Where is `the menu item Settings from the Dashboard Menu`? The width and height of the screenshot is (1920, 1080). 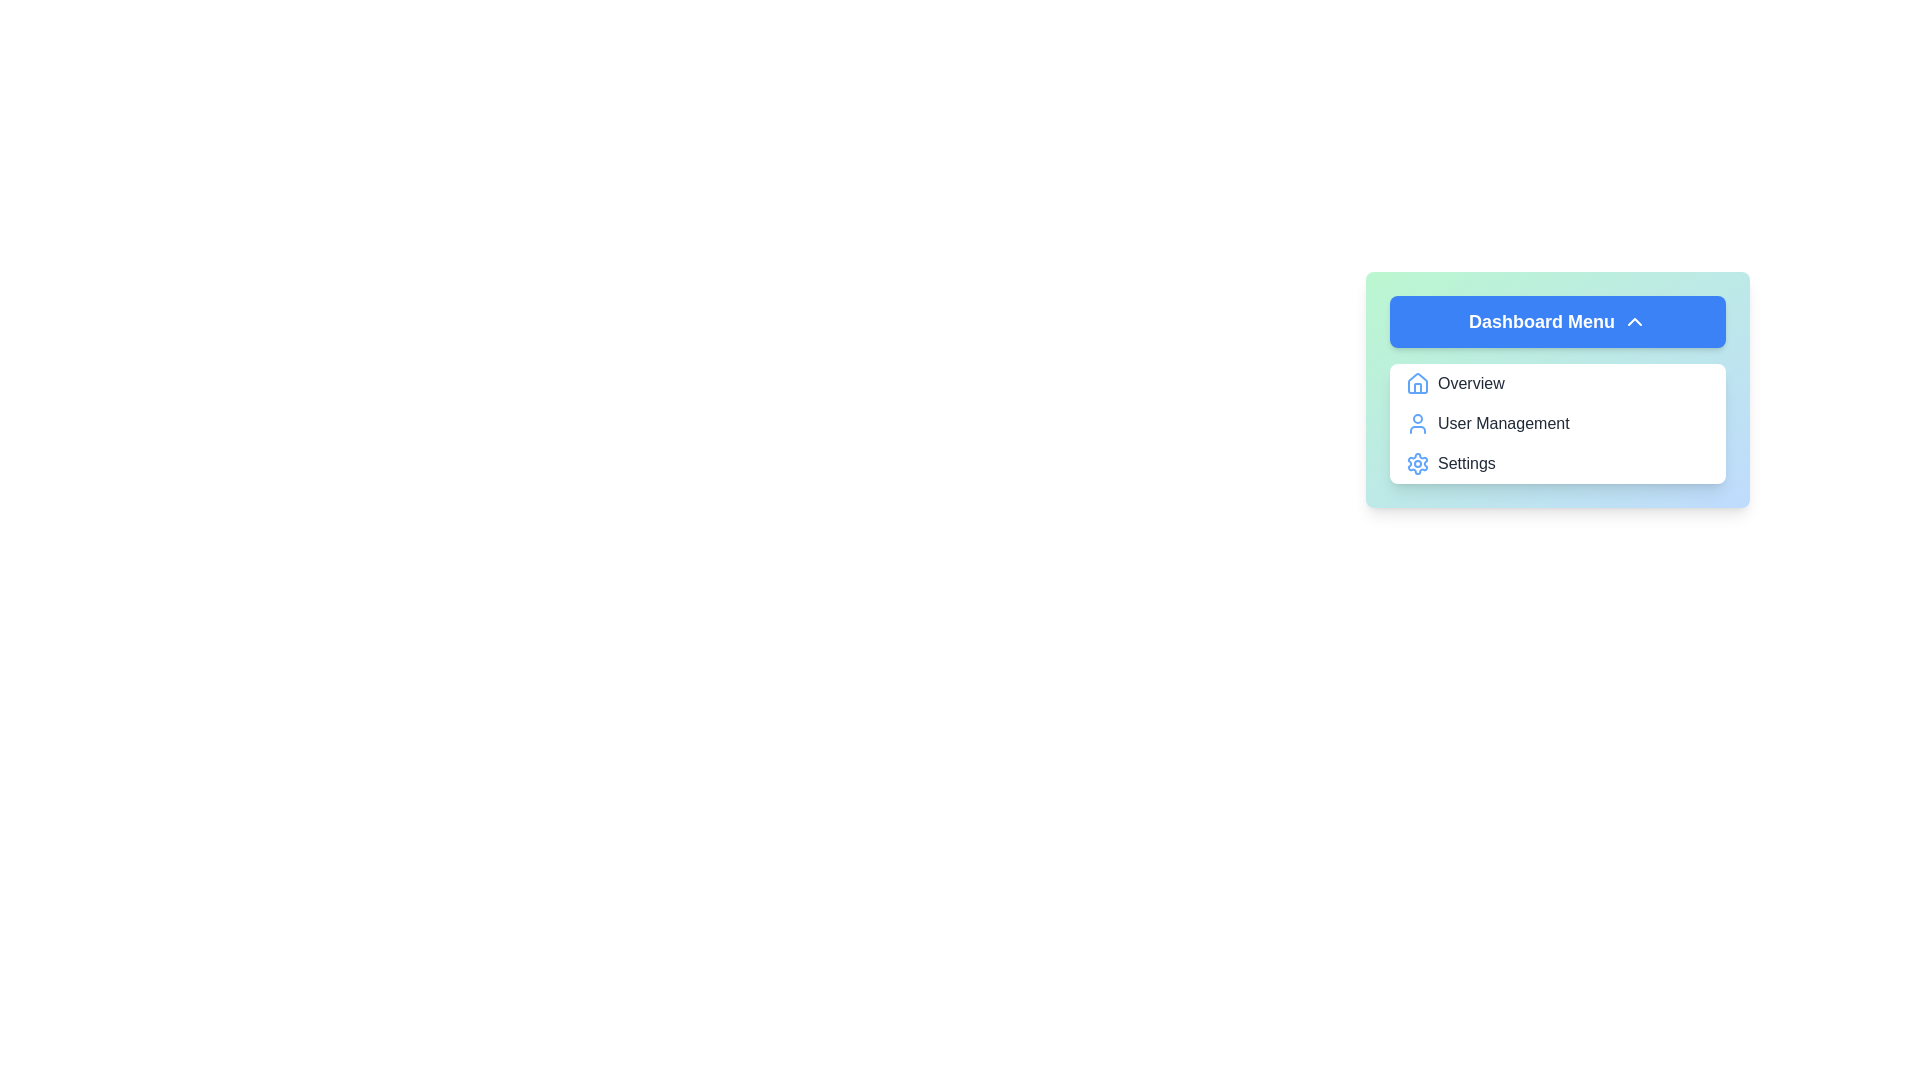
the menu item Settings from the Dashboard Menu is located at coordinates (1449, 463).